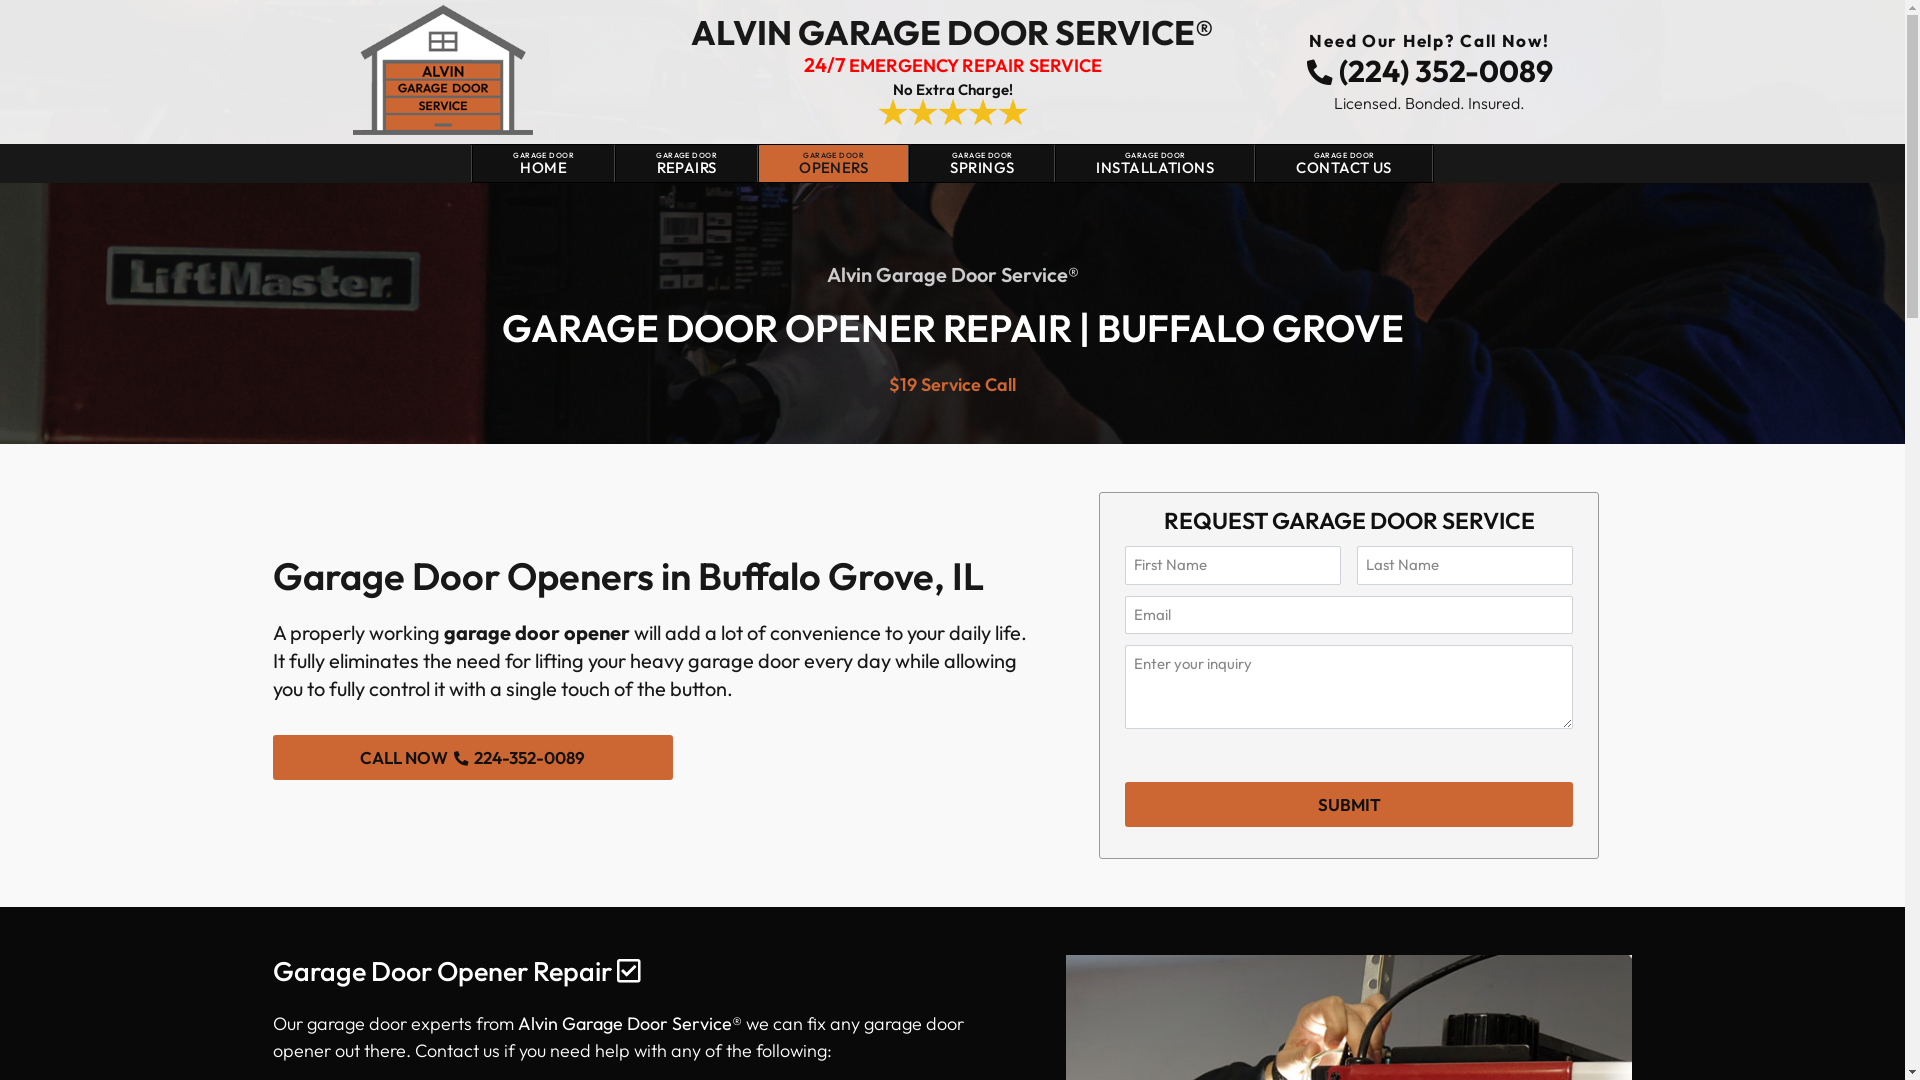  Describe the element at coordinates (1428, 60) in the screenshot. I see `'Need Our Help? Call Now!` at that location.